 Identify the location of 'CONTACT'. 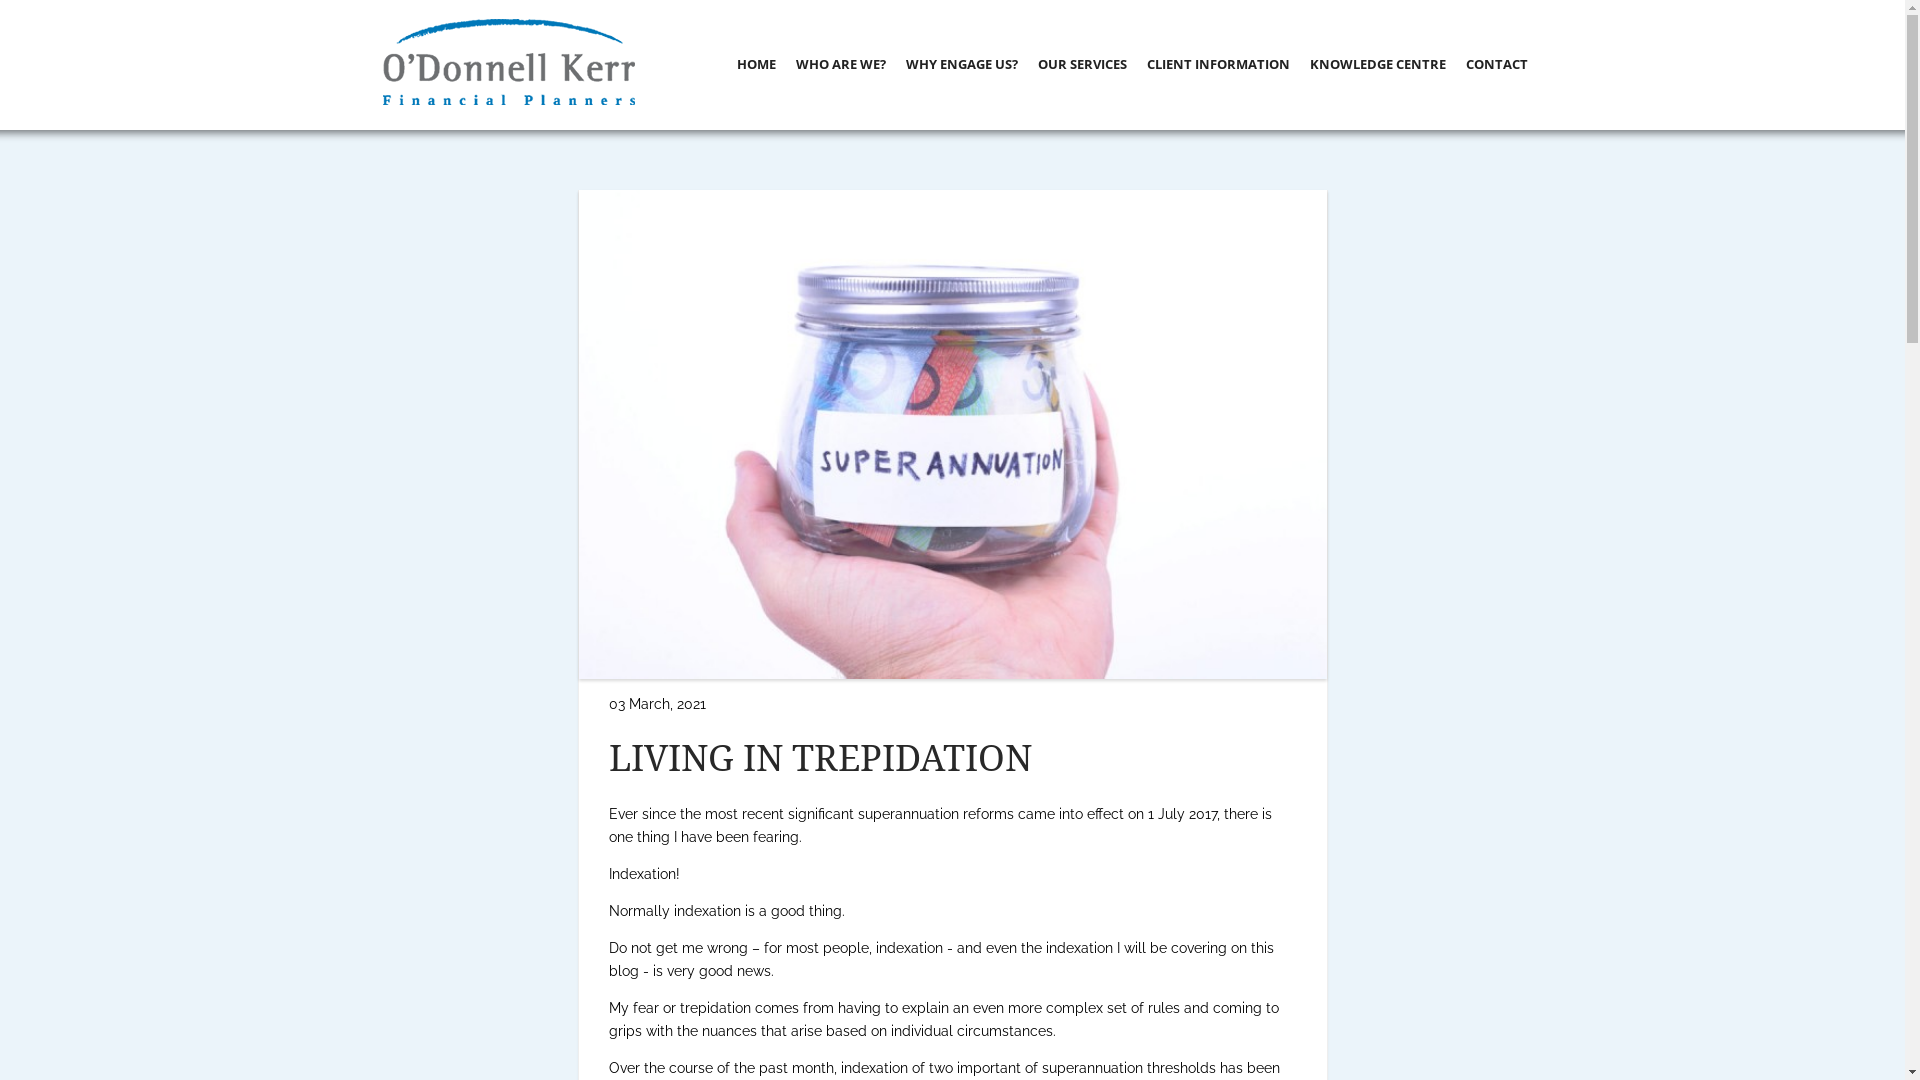
(1497, 63).